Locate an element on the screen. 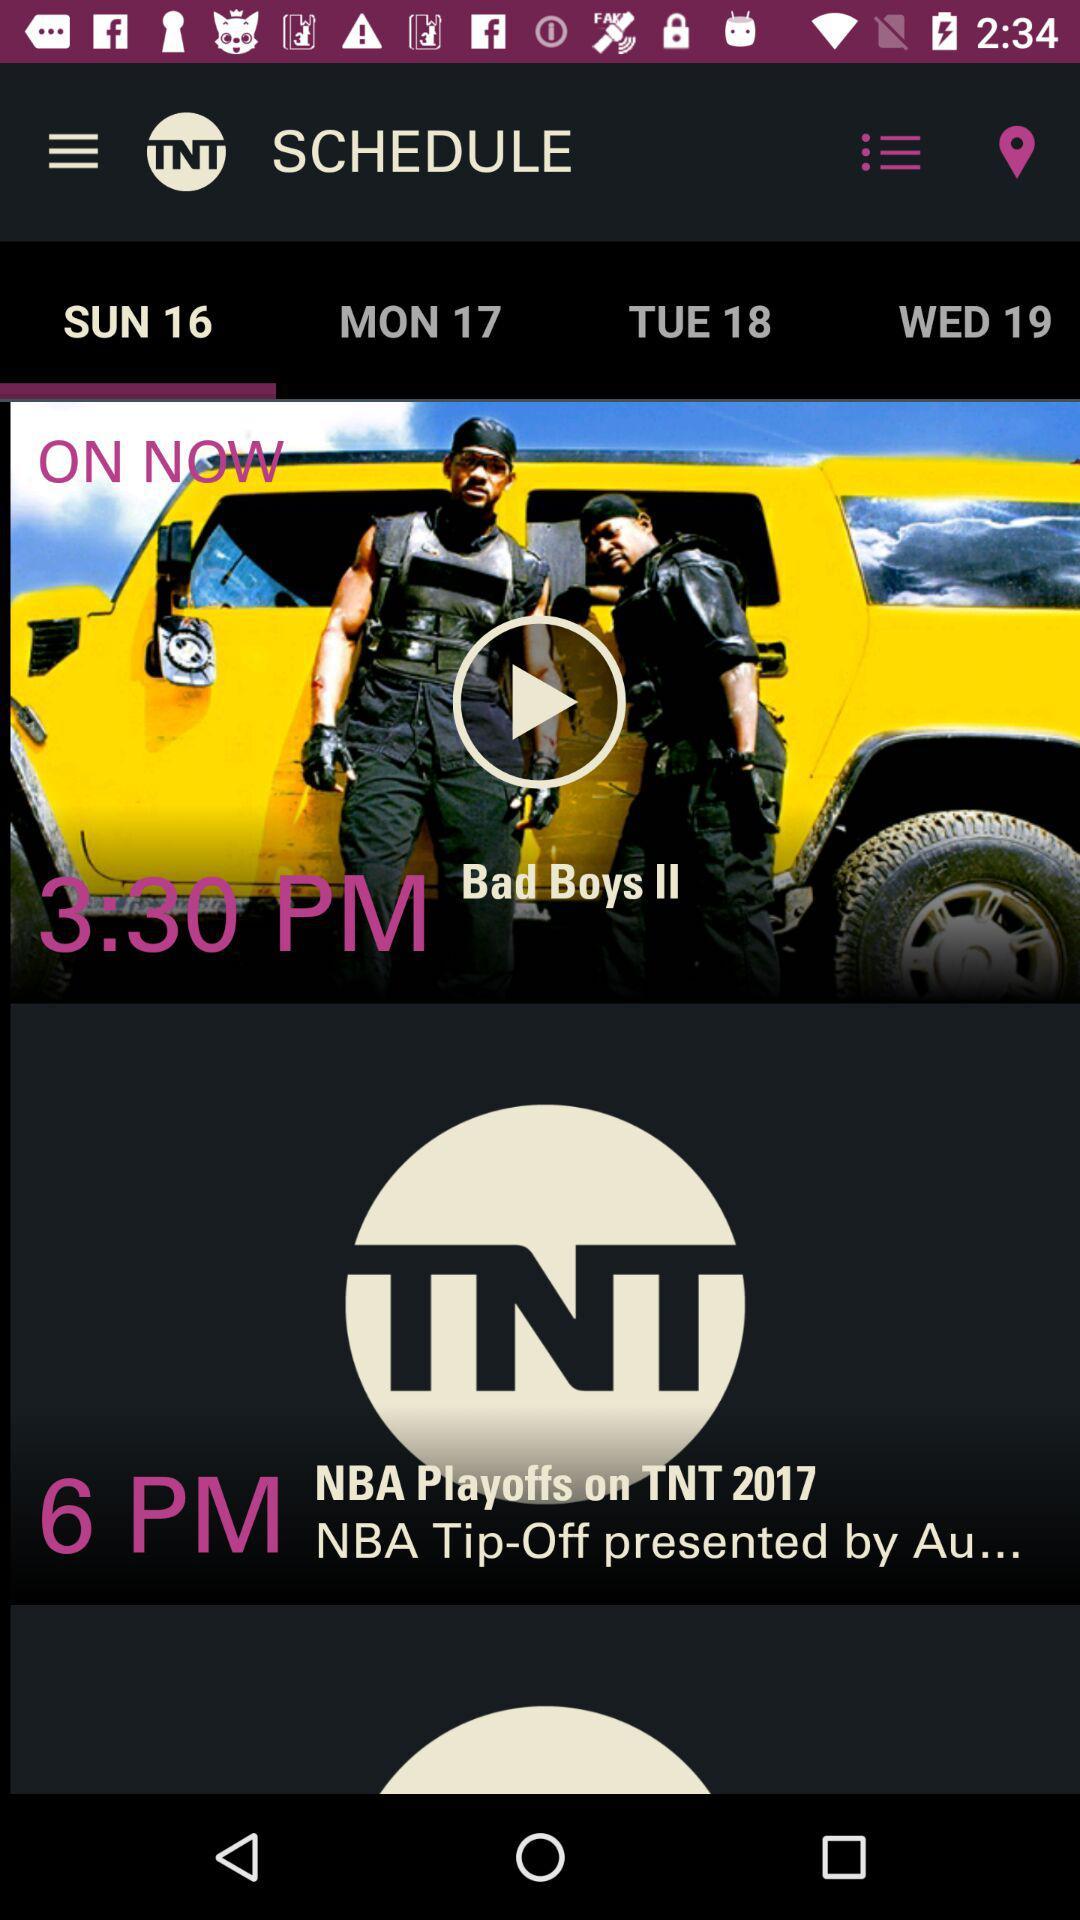 This screenshot has width=1080, height=1920. the icon above the sun 16 item is located at coordinates (72, 151).